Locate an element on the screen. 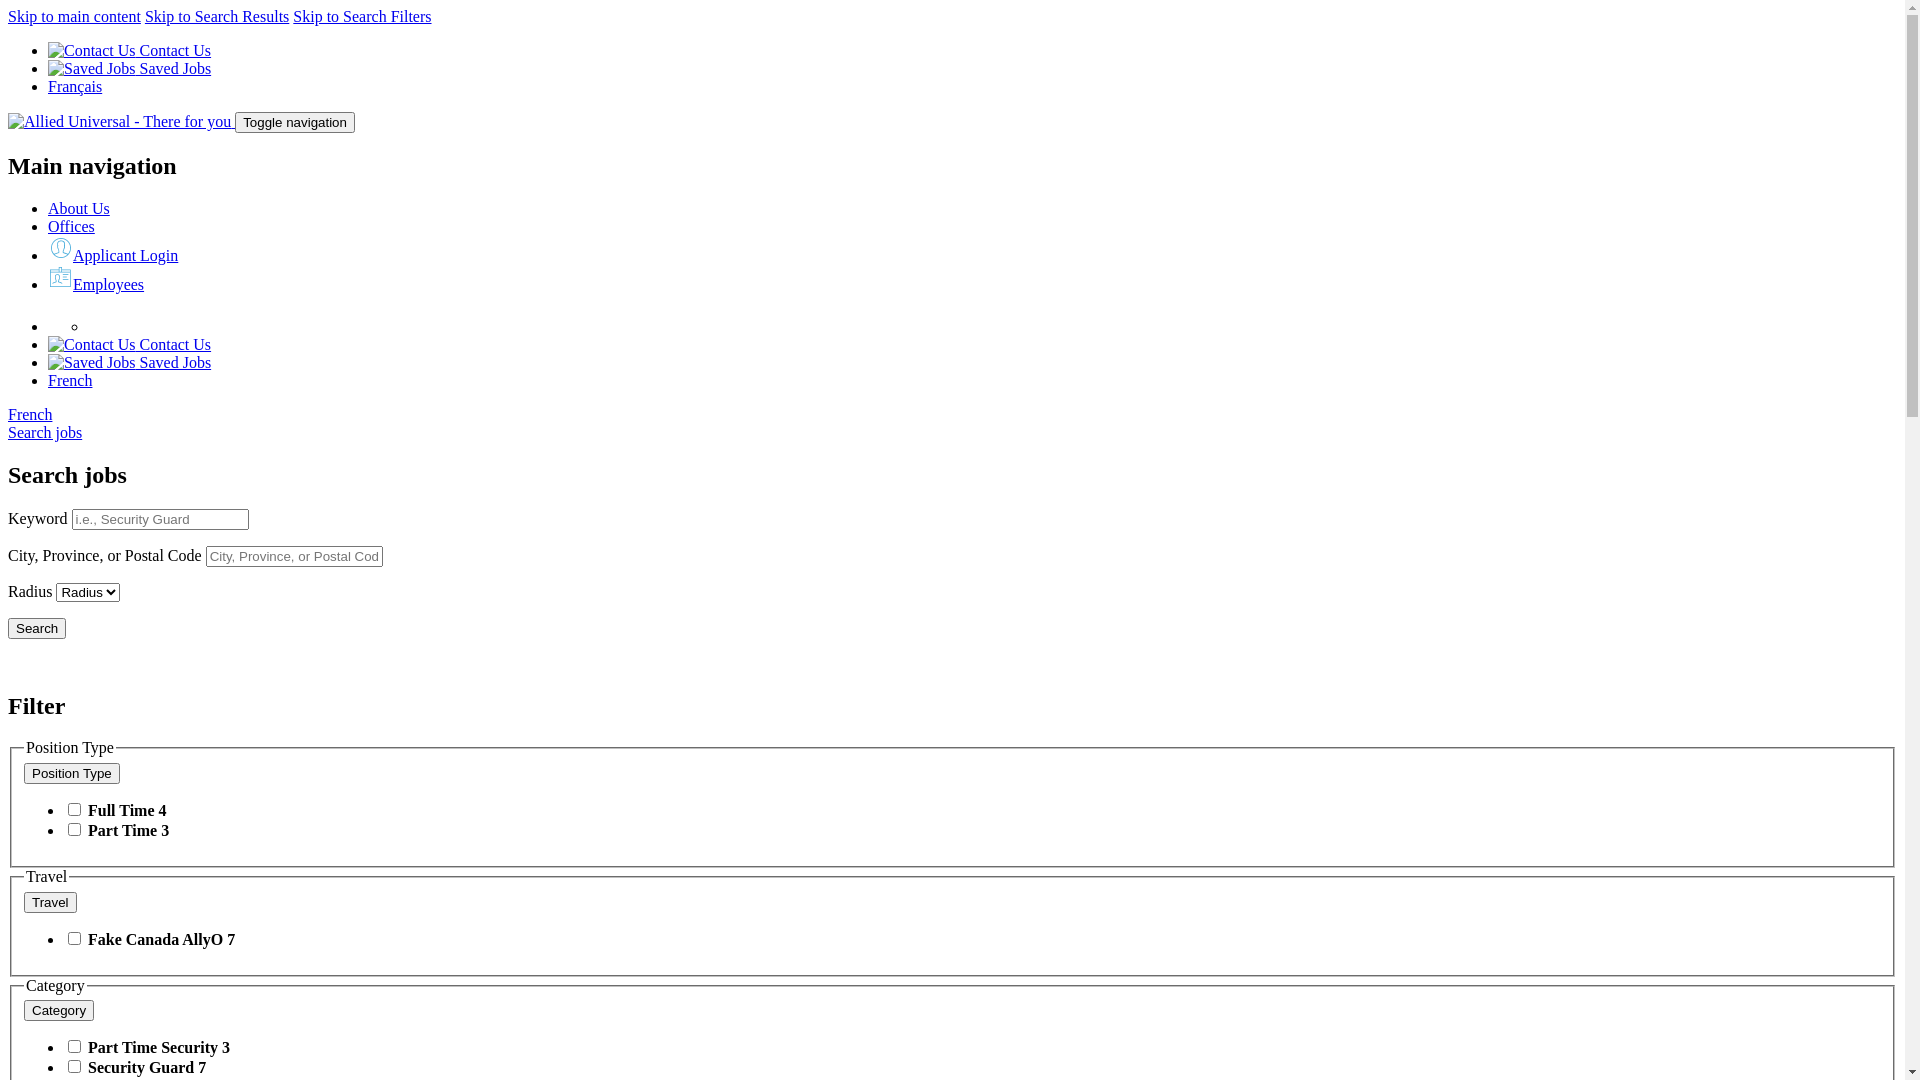 The image size is (1920, 1080). 'Saved Jobs' is located at coordinates (48, 362).